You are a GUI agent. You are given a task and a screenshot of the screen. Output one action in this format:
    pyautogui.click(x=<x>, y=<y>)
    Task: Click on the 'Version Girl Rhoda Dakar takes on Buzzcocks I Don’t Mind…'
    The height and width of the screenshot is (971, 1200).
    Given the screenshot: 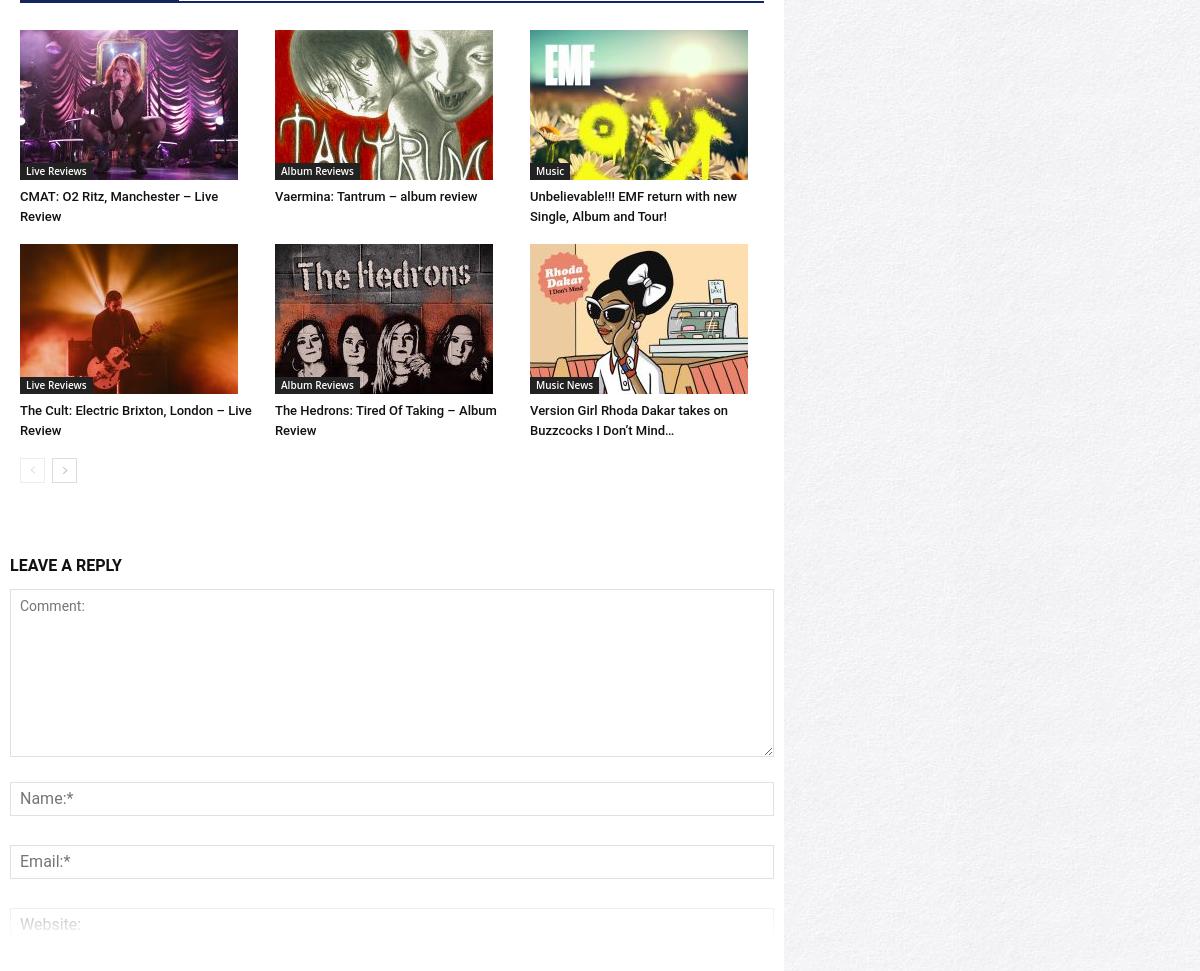 What is the action you would take?
    pyautogui.click(x=629, y=488)
    